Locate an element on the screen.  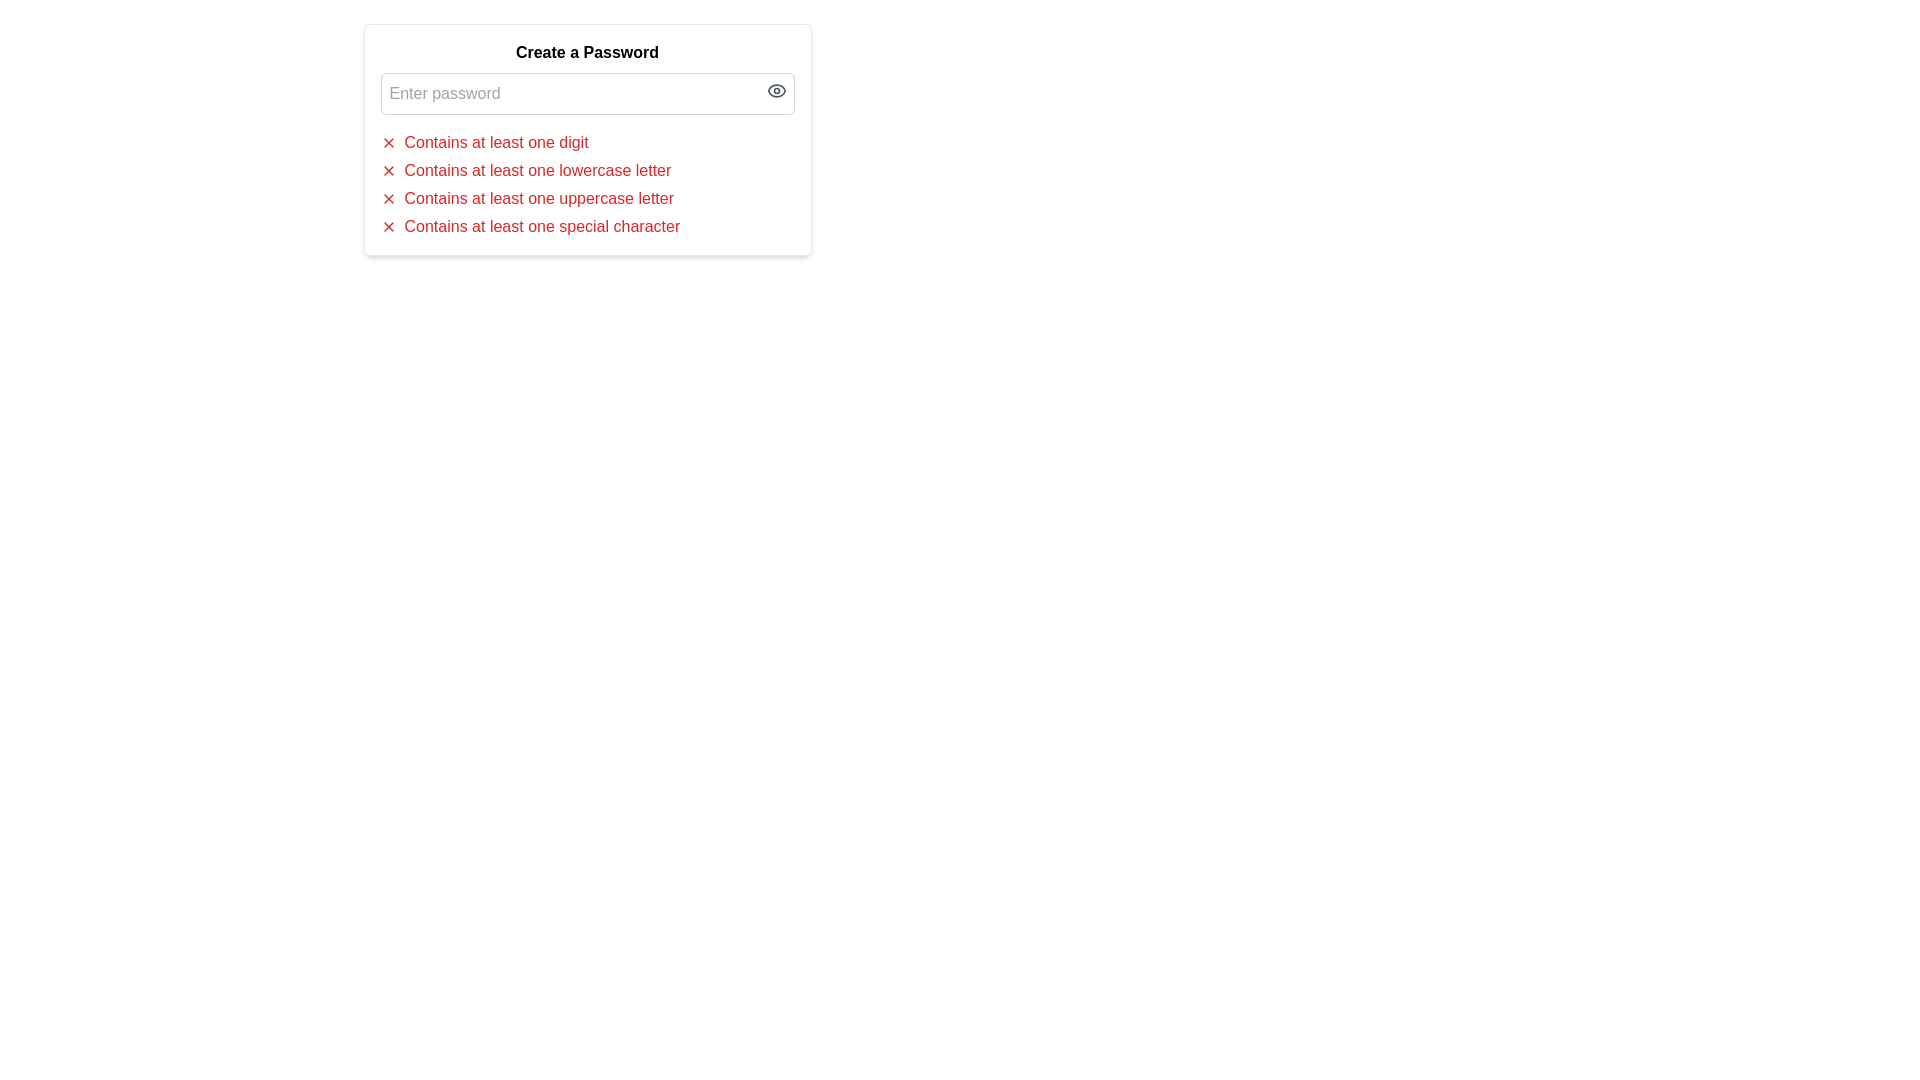
the icon indicating the uppercase letter requirement for password validation, located to the left of the associated text is located at coordinates (388, 199).